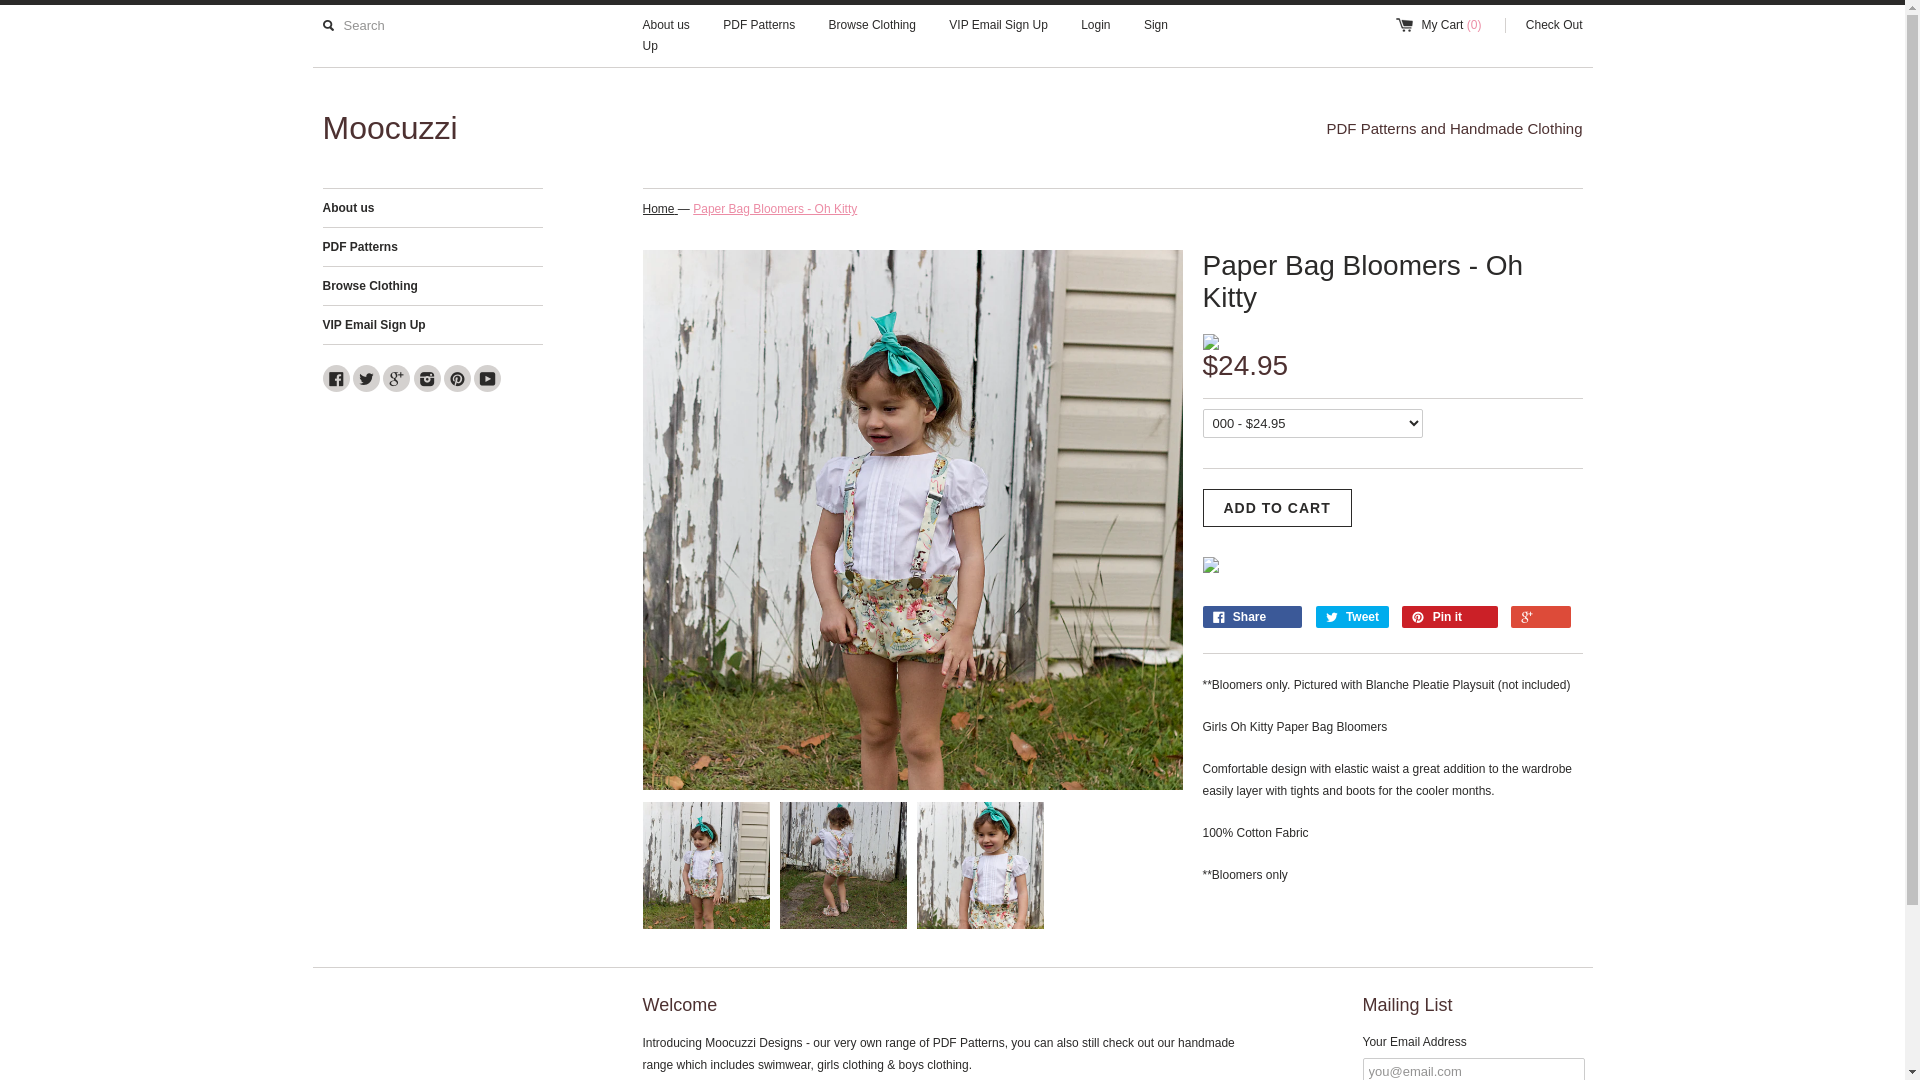  What do you see at coordinates (1352, 616) in the screenshot?
I see `'Tweet'` at bounding box center [1352, 616].